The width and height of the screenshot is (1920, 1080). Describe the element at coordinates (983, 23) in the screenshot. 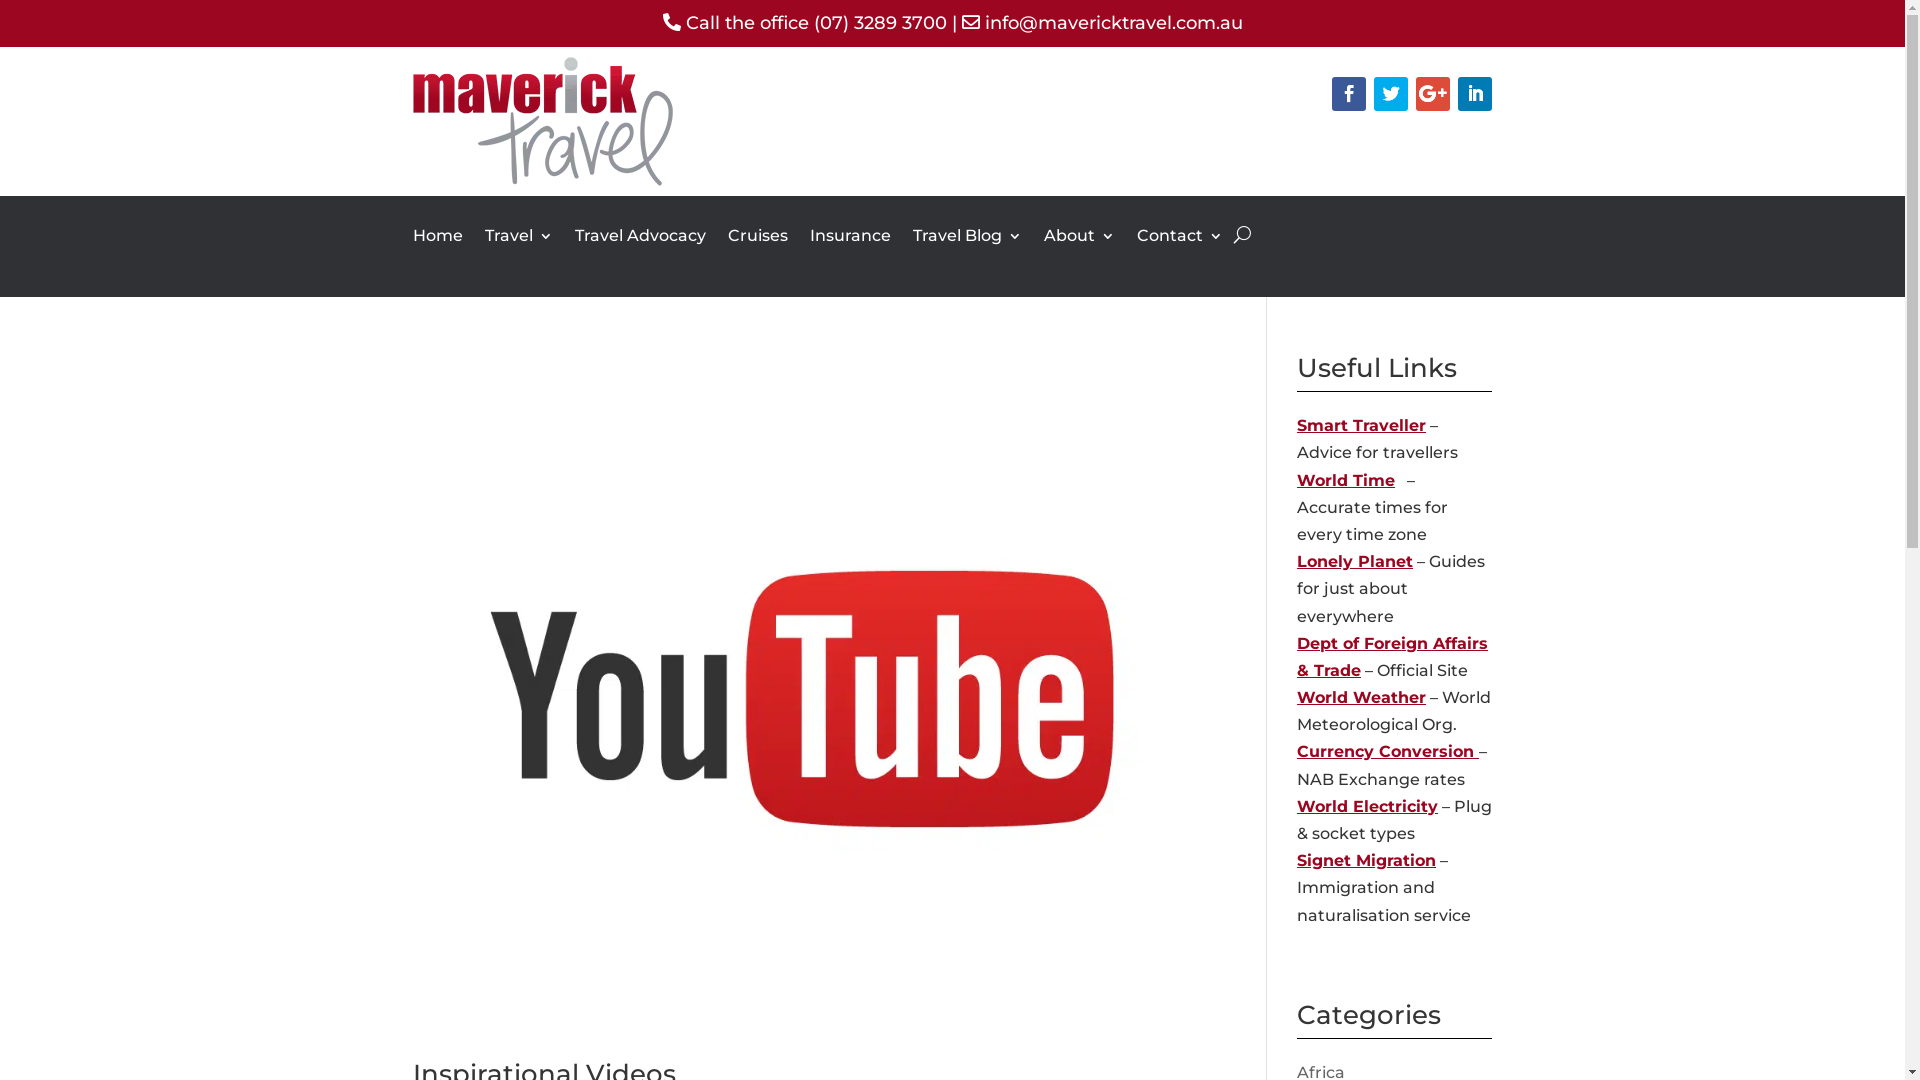

I see `'info@mavericktravel.com.au'` at that location.